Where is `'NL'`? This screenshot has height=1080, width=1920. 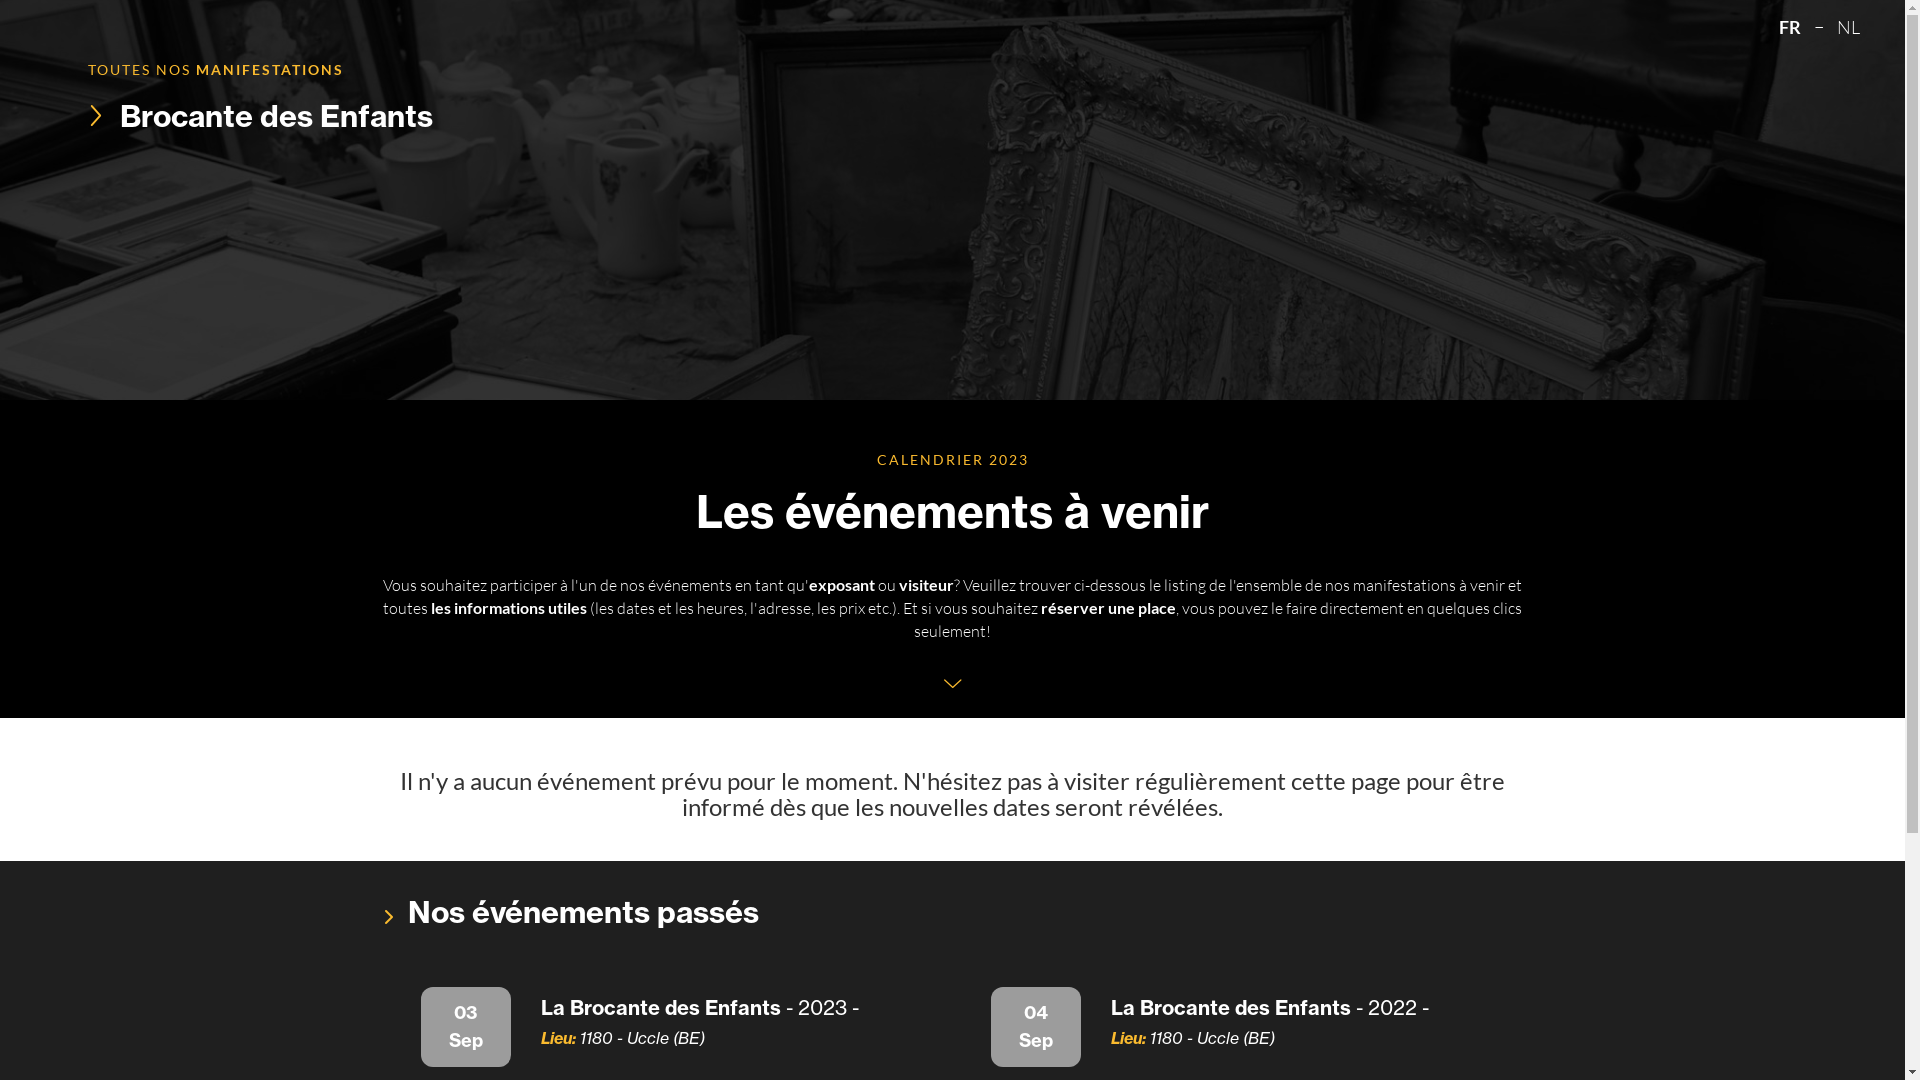
'NL' is located at coordinates (1847, 27).